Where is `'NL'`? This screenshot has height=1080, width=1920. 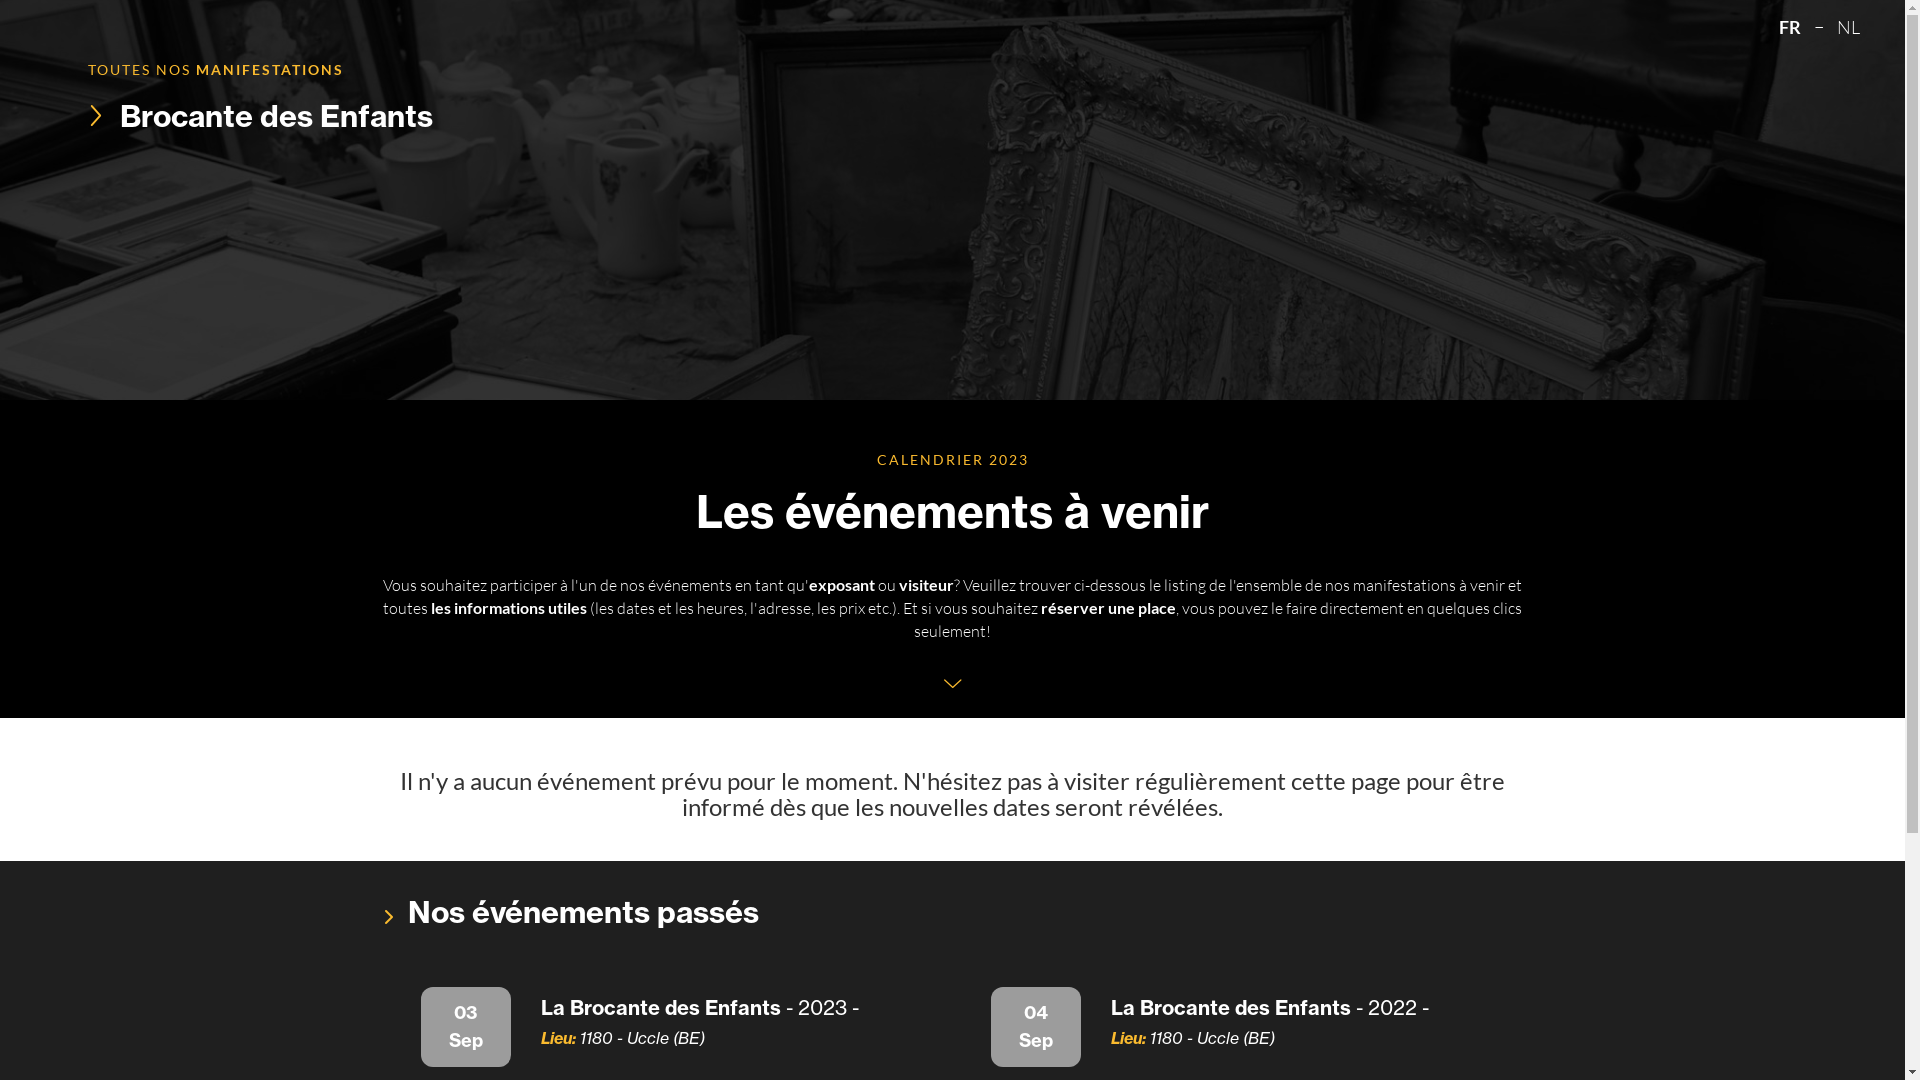
'NL' is located at coordinates (1847, 27).